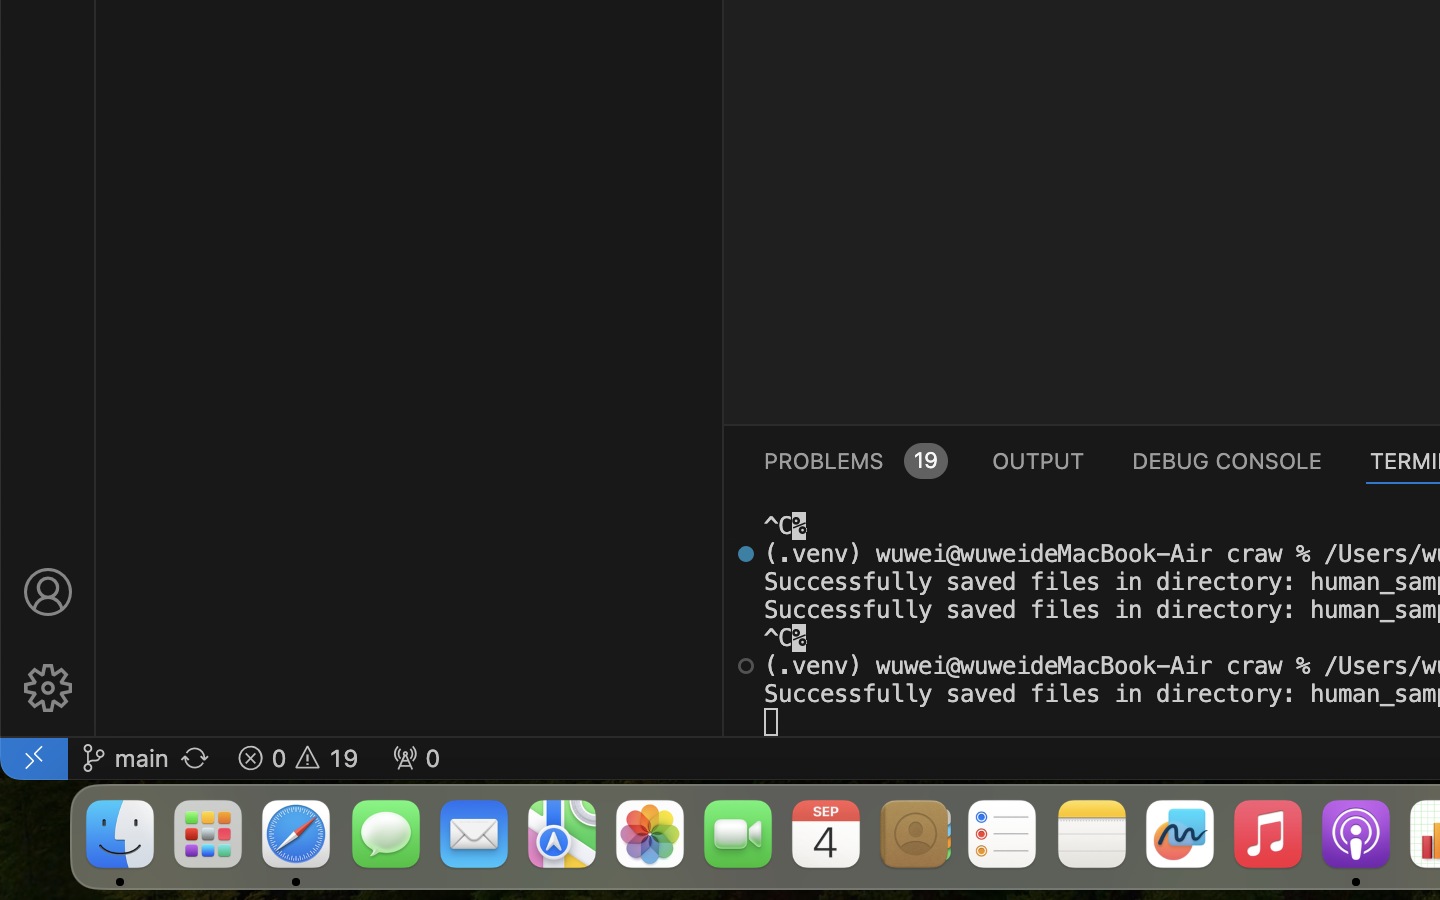  I want to click on '0 OUTPUT', so click(1038, 458).